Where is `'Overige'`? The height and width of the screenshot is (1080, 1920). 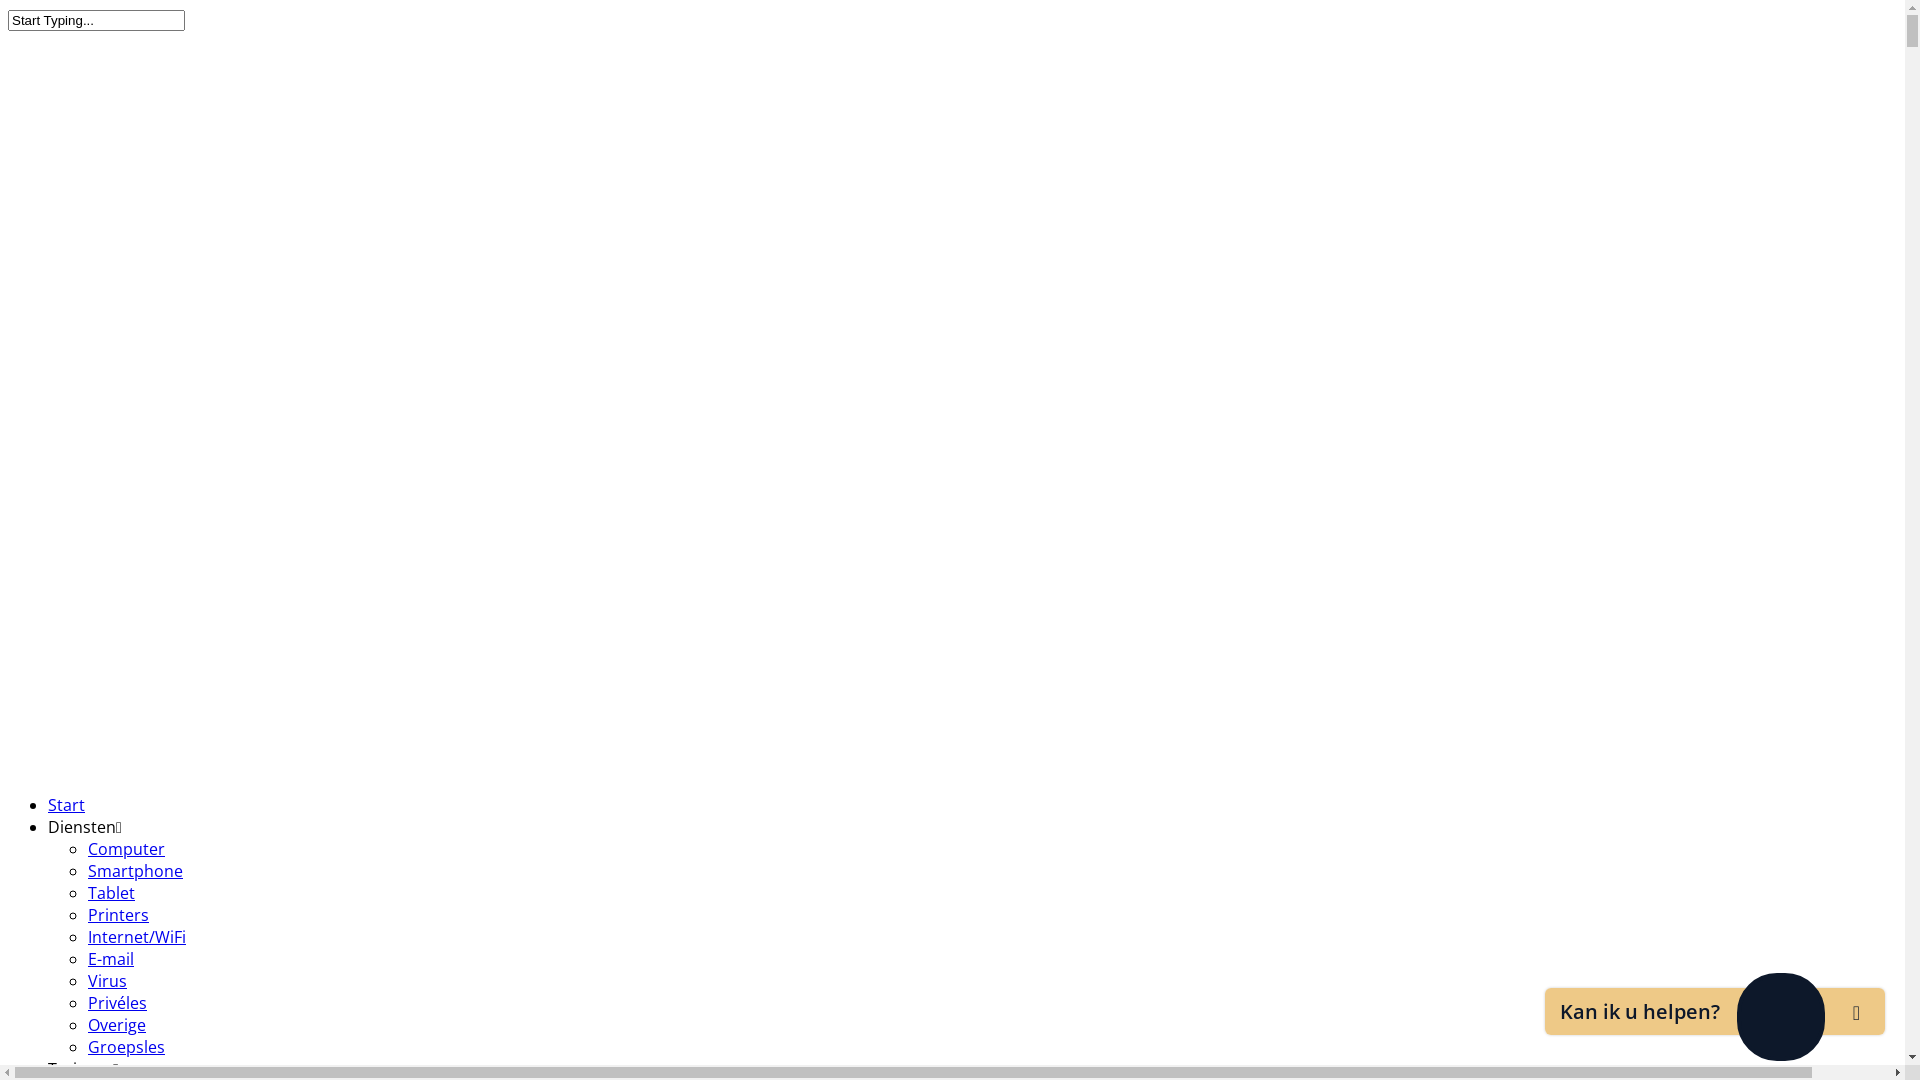 'Overige' is located at coordinates (86, 1025).